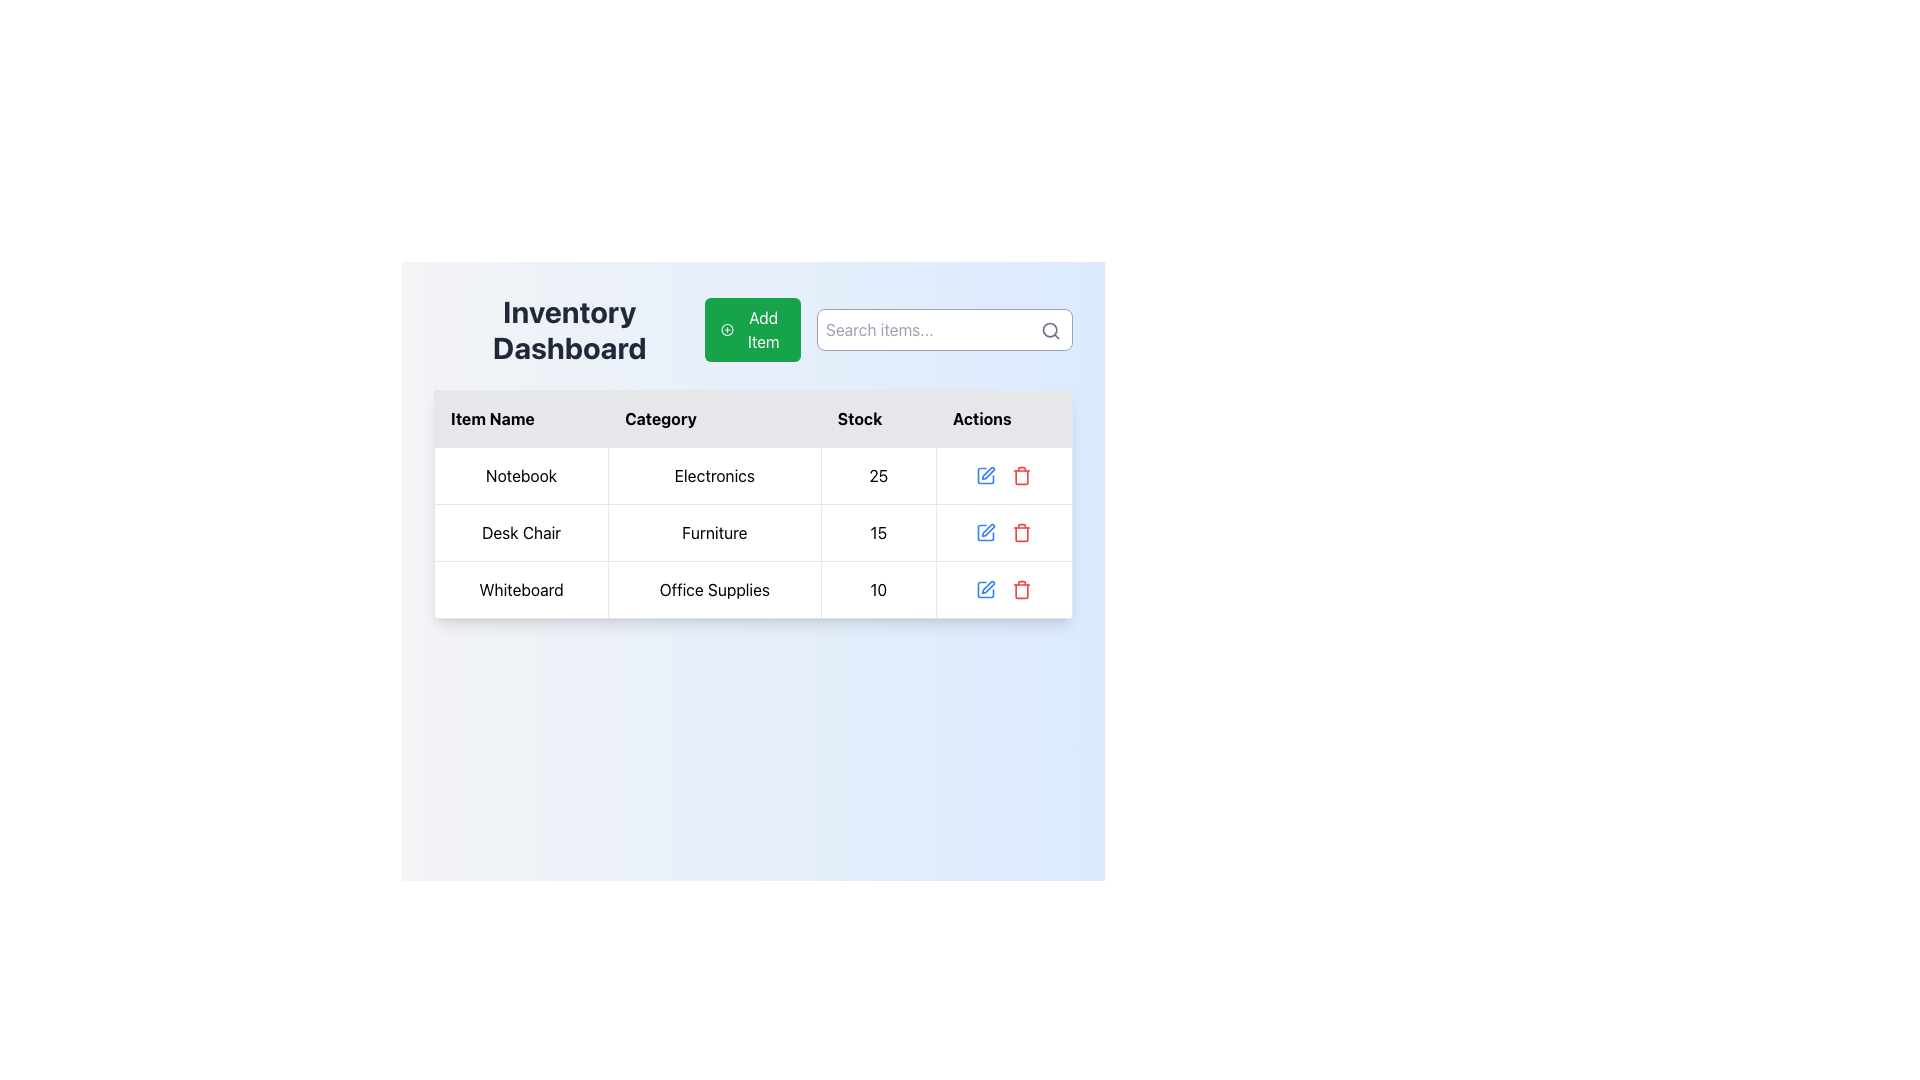  What do you see at coordinates (521, 475) in the screenshot?
I see `the 'Notebook' text label in the inventory list, located in the first column under 'Item Name' in the top-left portion of the table layout` at bounding box center [521, 475].